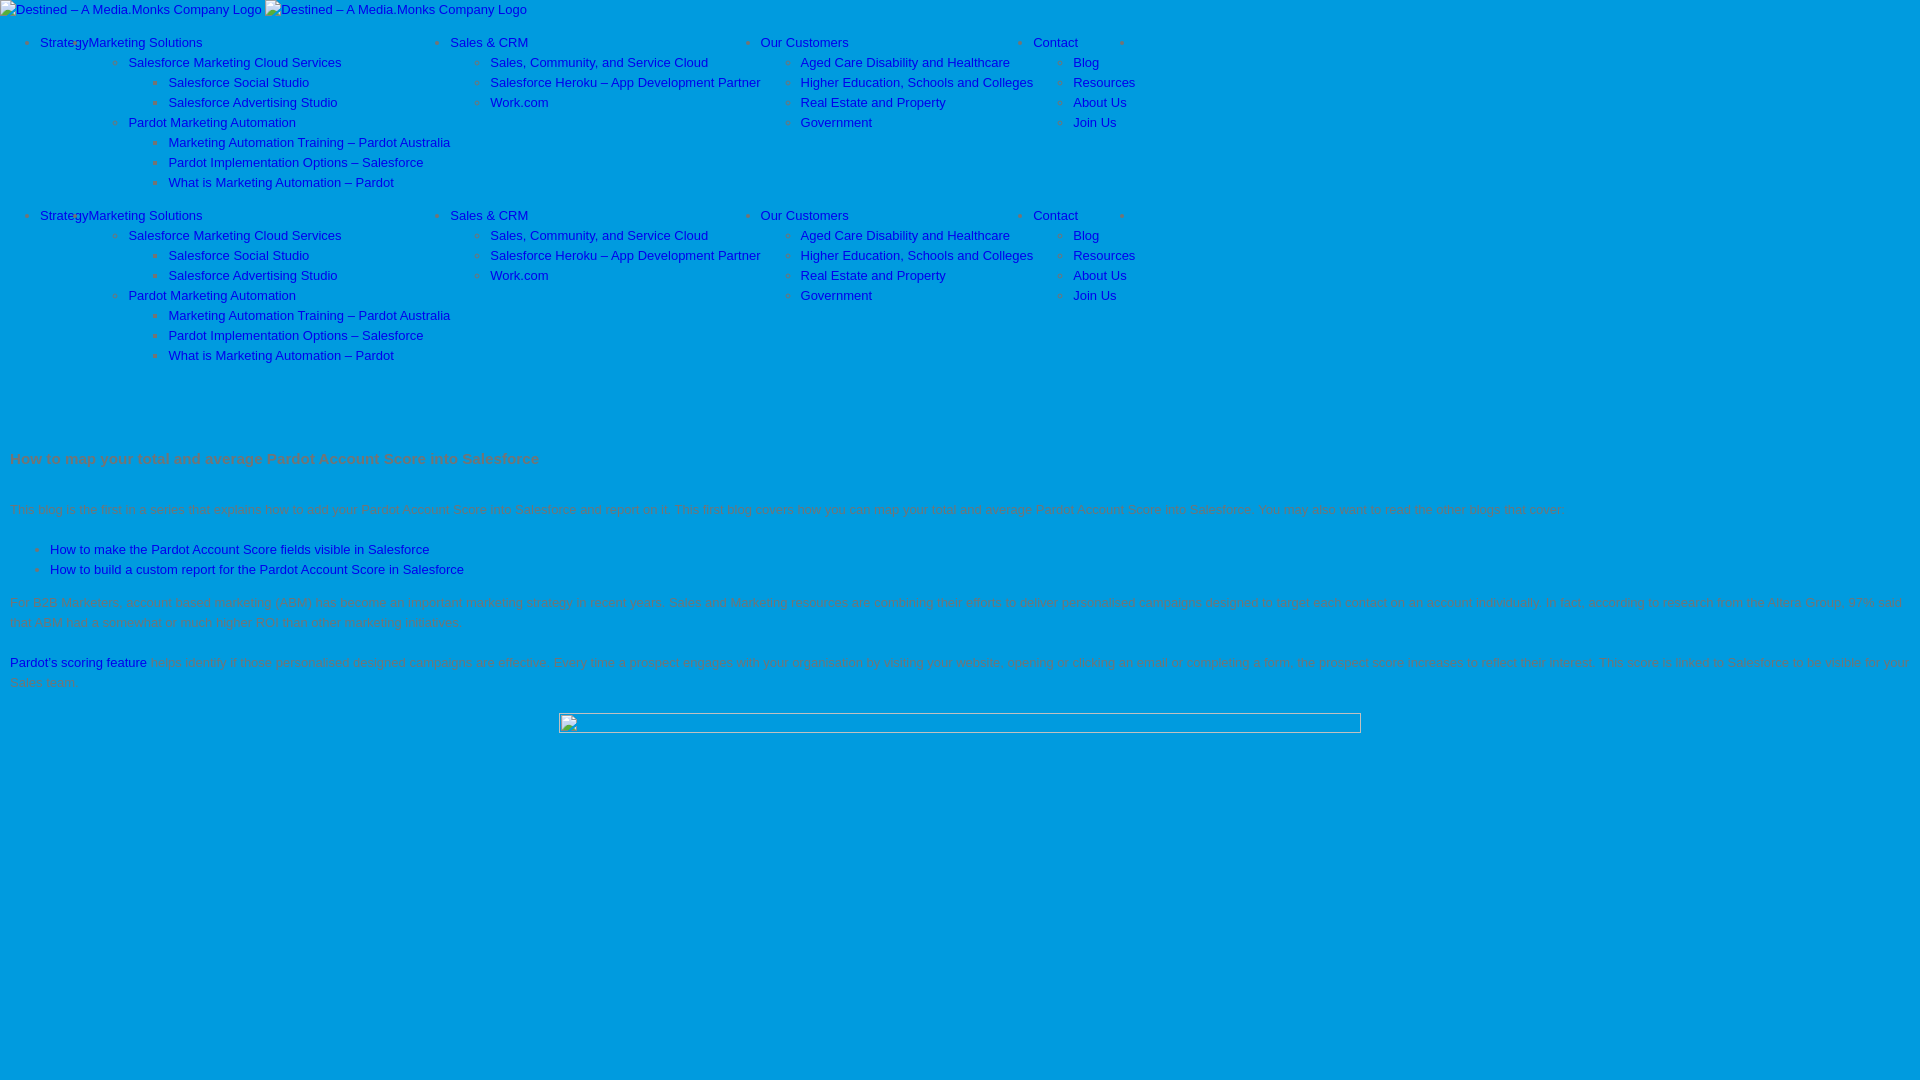 This screenshot has height=1080, width=1920. Describe the element at coordinates (805, 215) in the screenshot. I see `'Our Customers'` at that location.